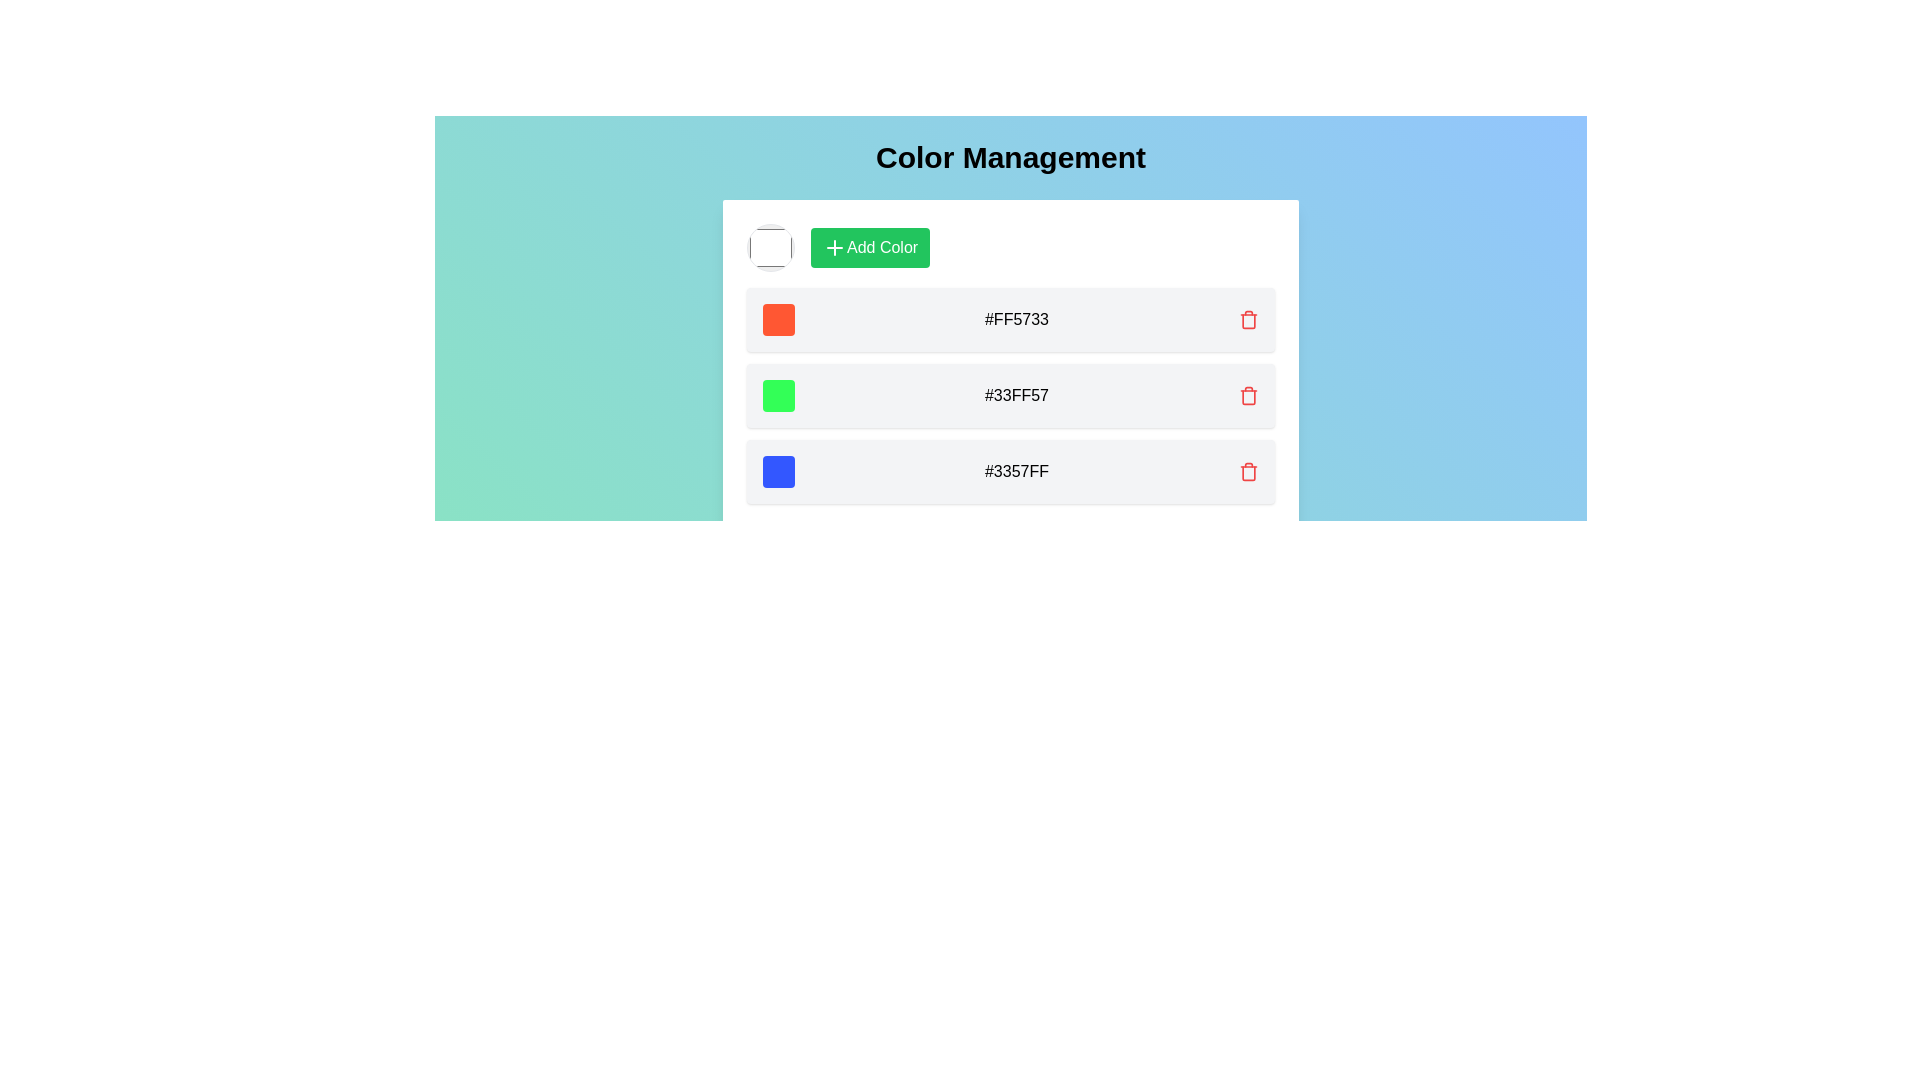  Describe the element at coordinates (1011, 363) in the screenshot. I see `the color entry ListItem displaying the color code '#33FF57'` at that location.